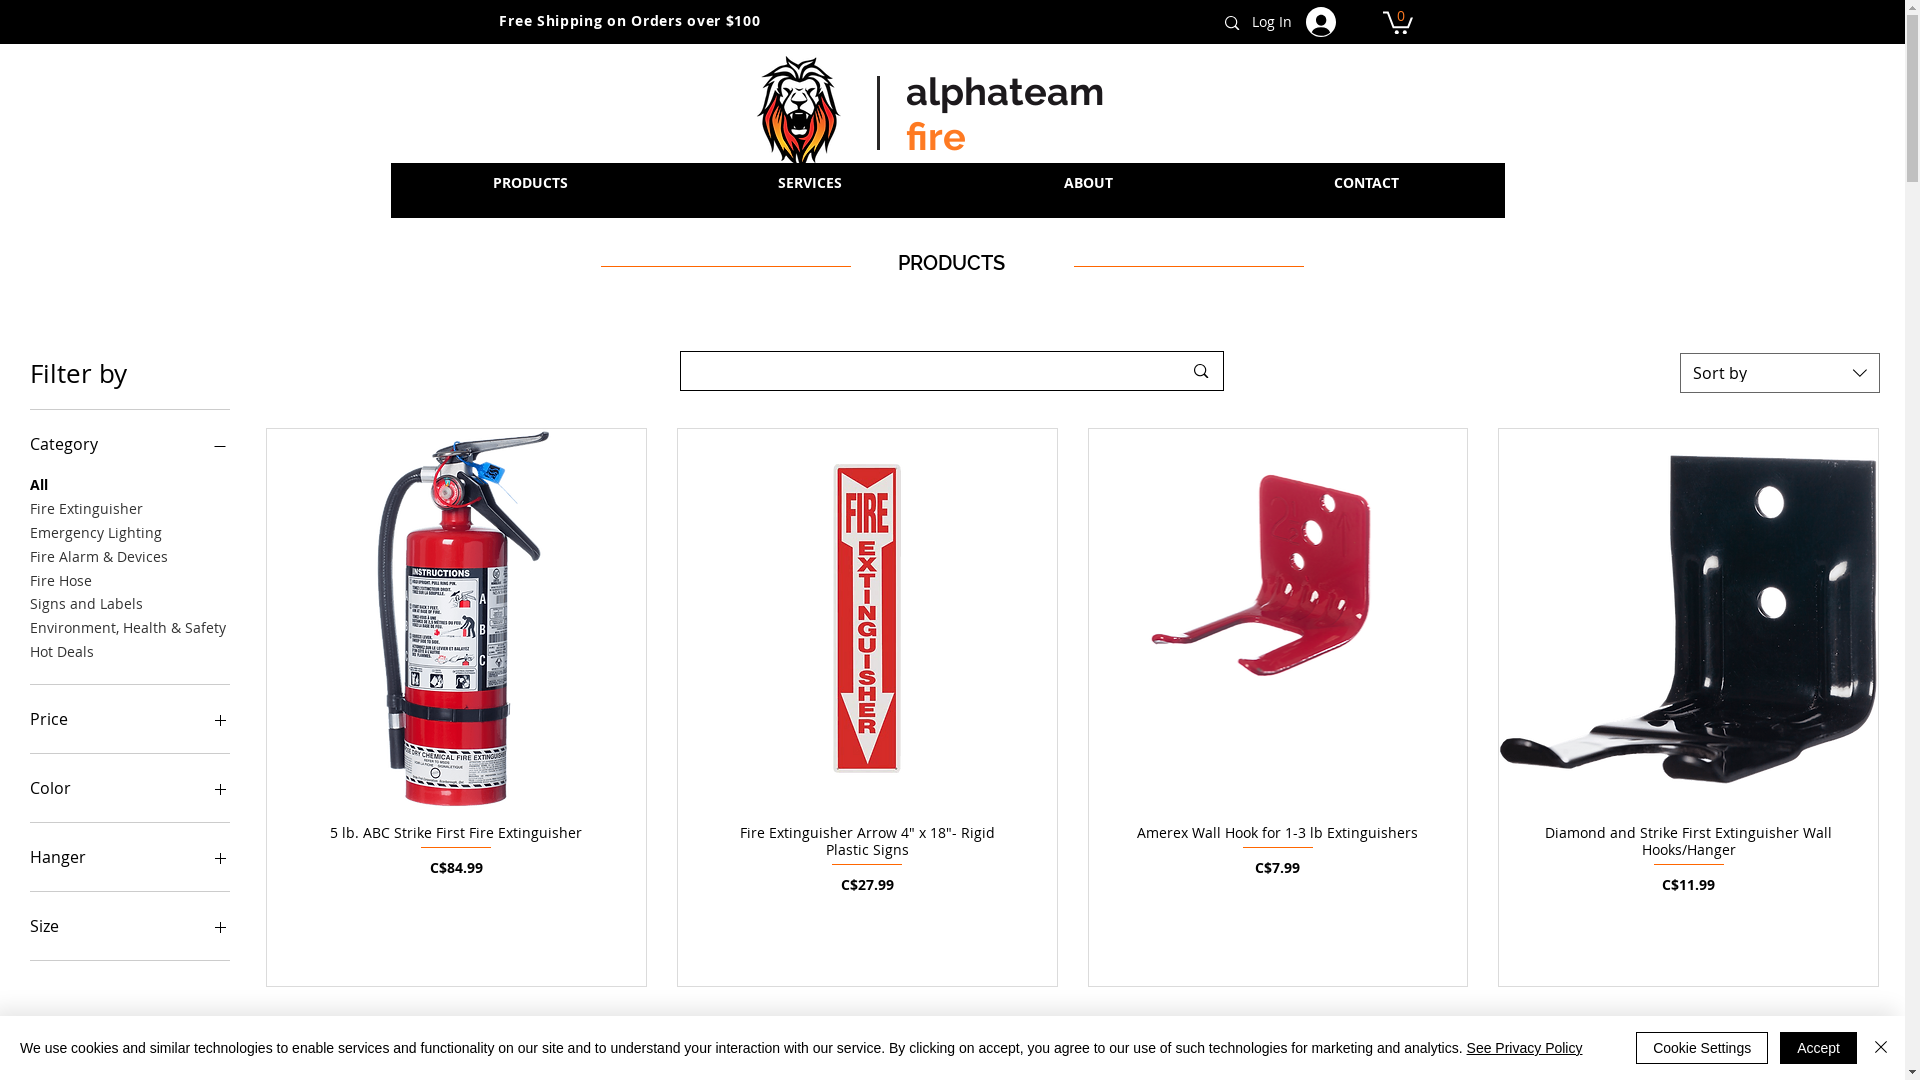 Image resolution: width=1920 pixels, height=1080 pixels. Describe the element at coordinates (935, 135) in the screenshot. I see `'fire'` at that location.